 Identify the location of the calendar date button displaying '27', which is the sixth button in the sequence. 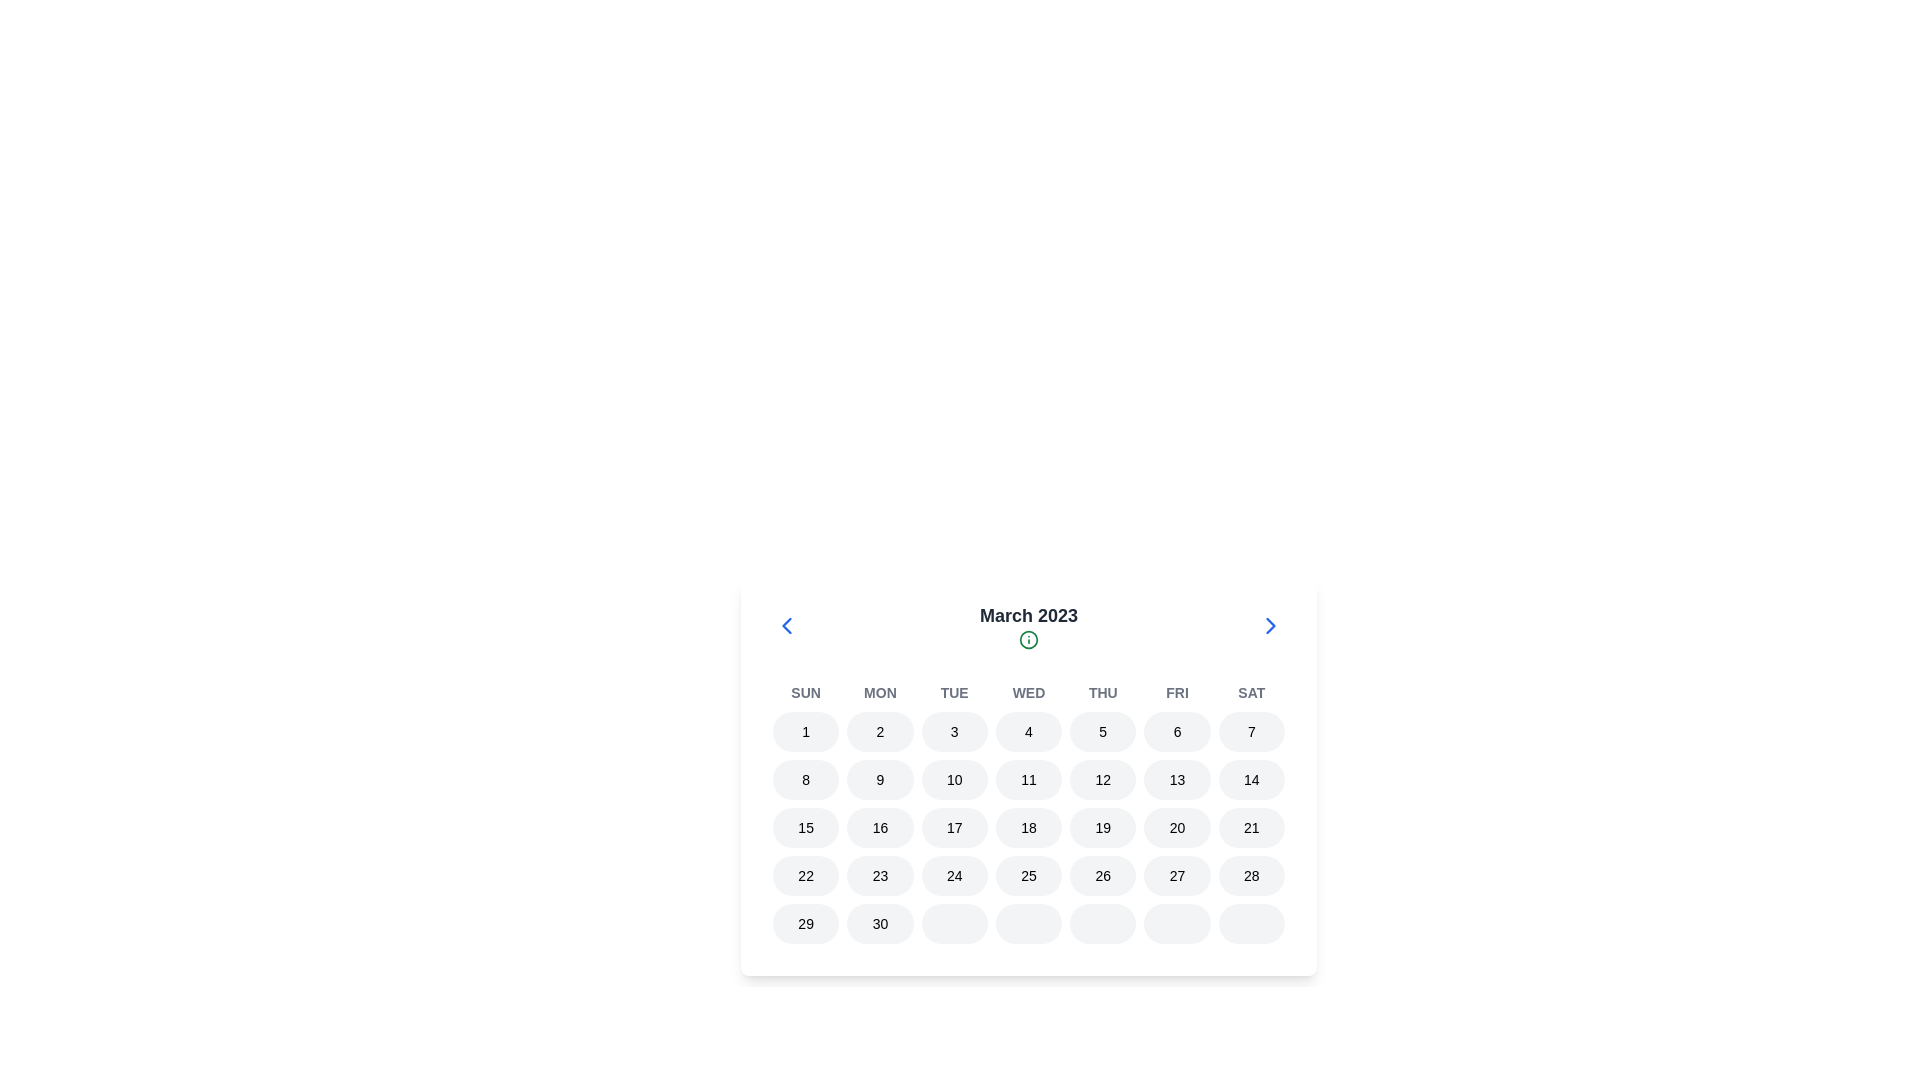
(1177, 874).